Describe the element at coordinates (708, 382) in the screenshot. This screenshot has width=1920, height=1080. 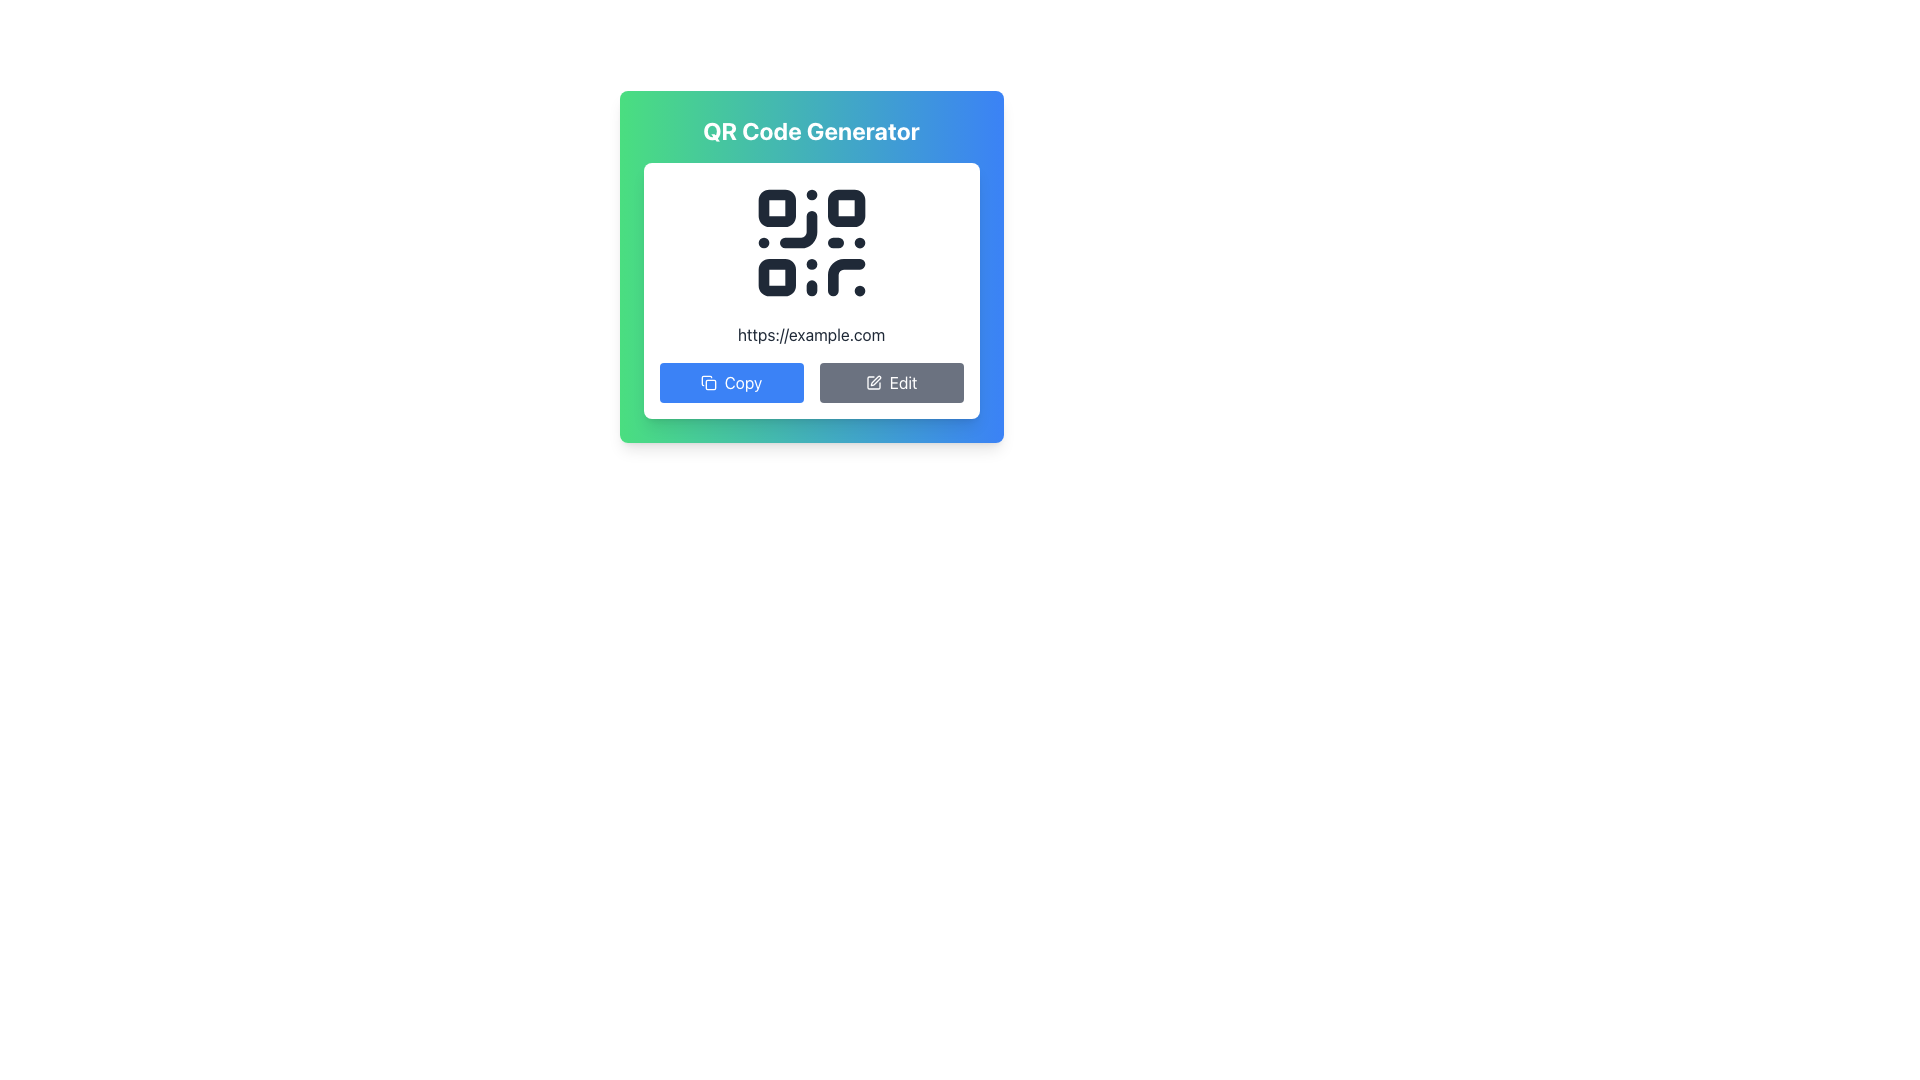
I see `the copy action icon, which is a double-sheet shaped outline located to the left of the 'Copy' button label` at that location.